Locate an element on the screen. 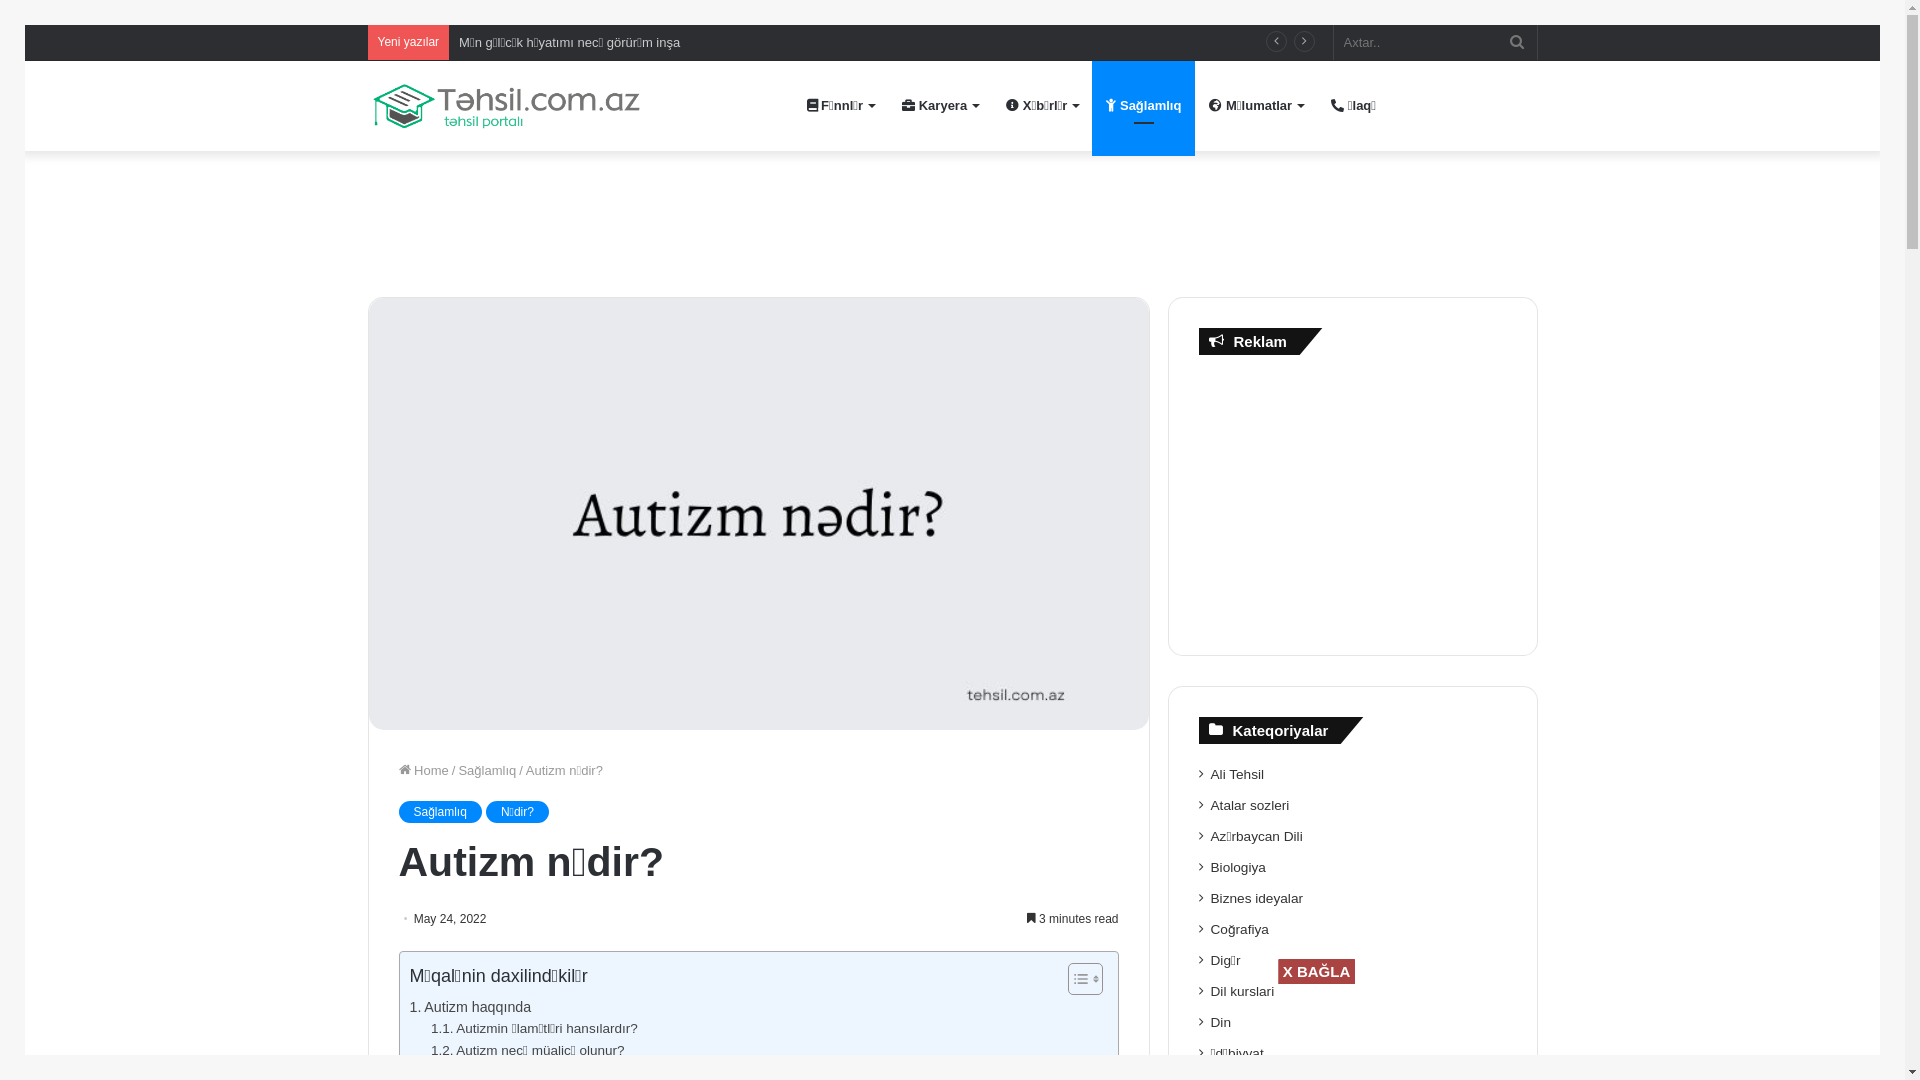  'Dil kurslari' is located at coordinates (1209, 991).